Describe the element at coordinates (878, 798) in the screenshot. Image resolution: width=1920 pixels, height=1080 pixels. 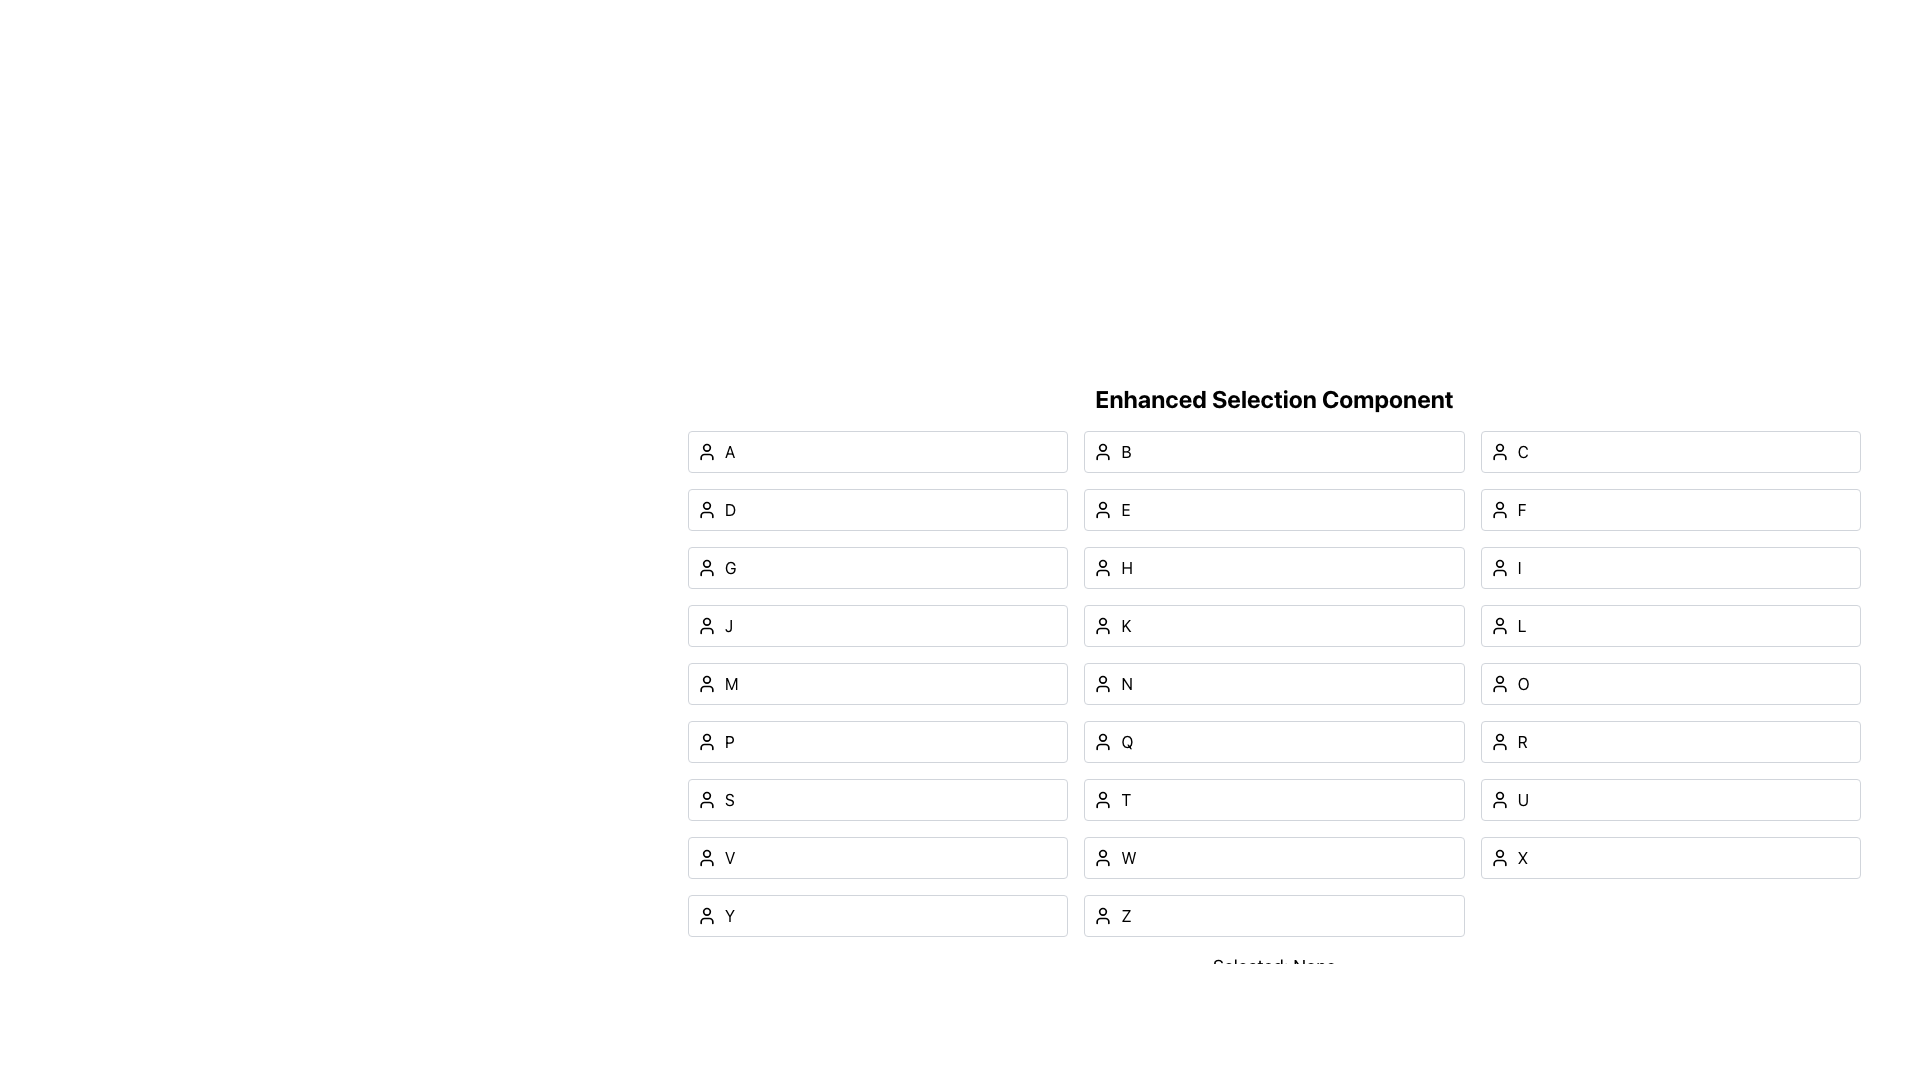
I see `the button labeled 'S' which is a horizontally rectangular button with a white background and black text, located in the last row, first column of the grid` at that location.